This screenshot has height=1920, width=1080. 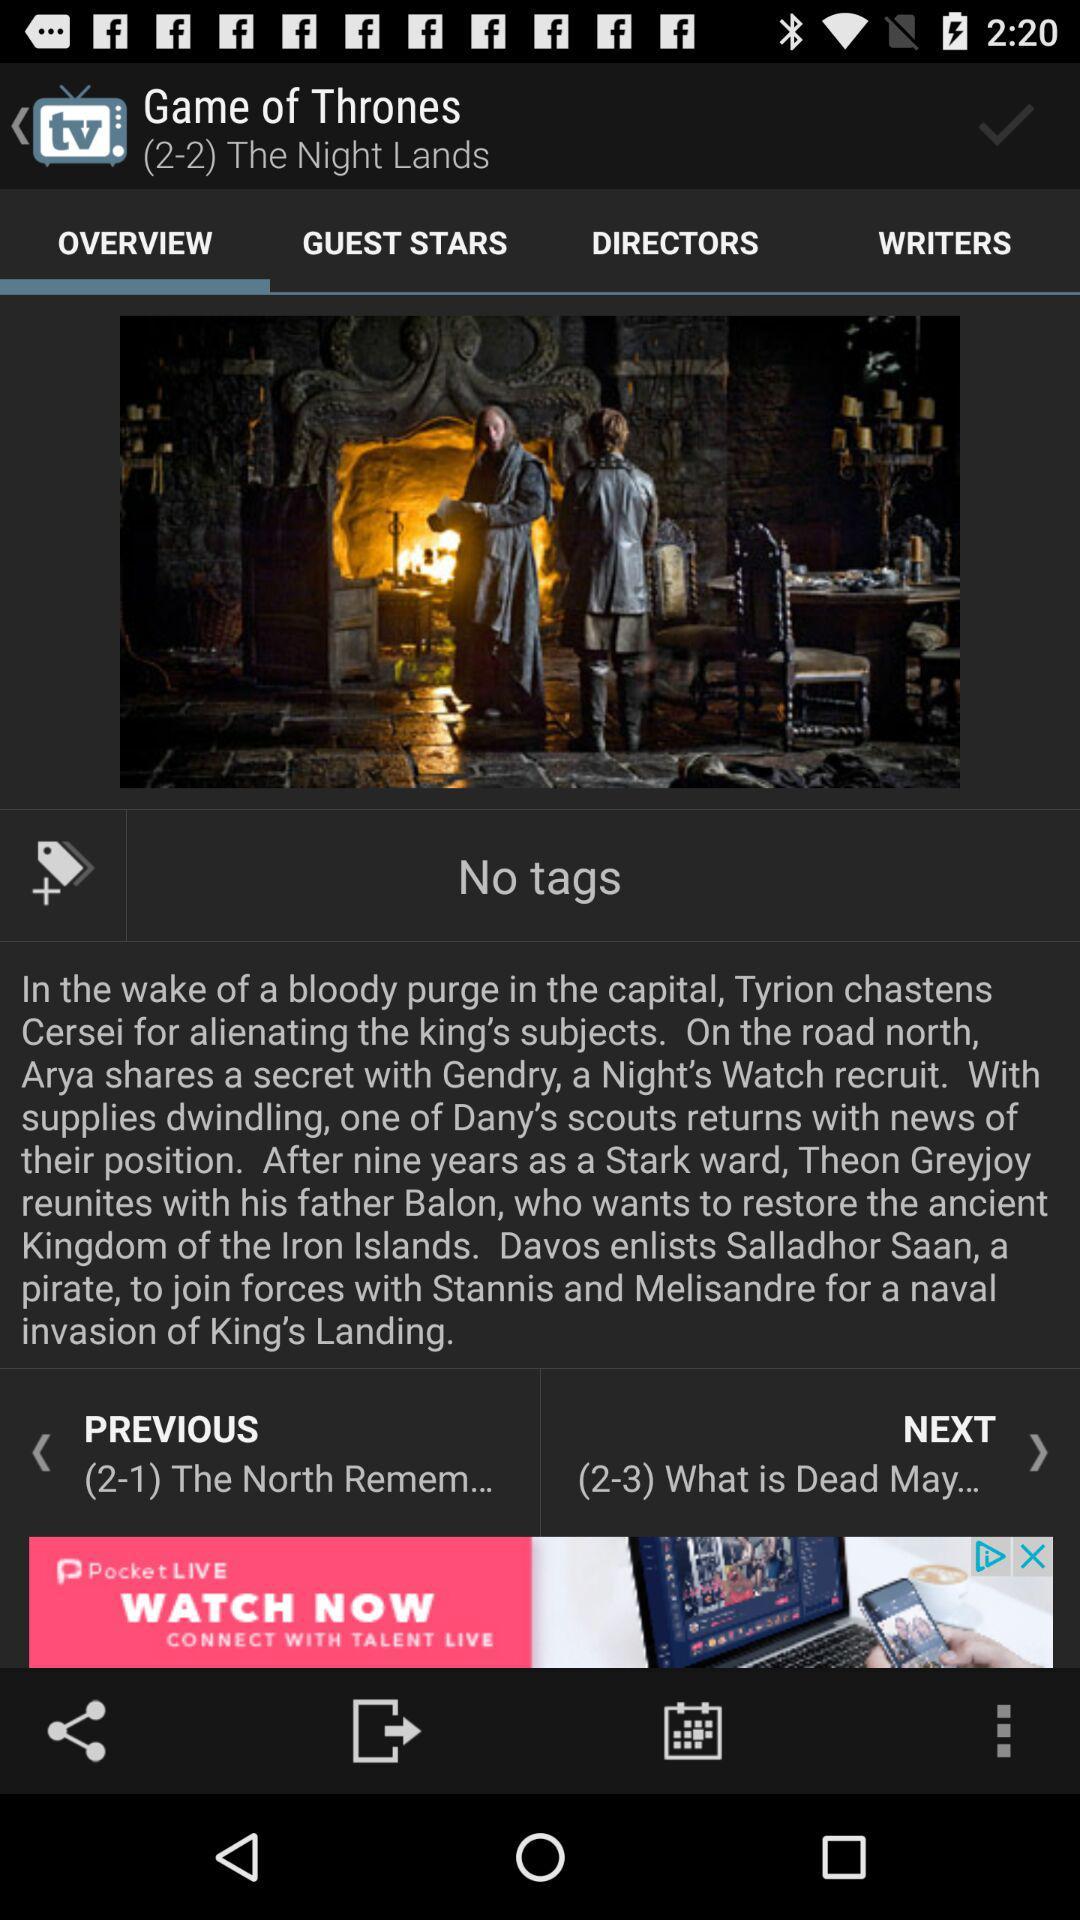 I want to click on open chosen picture, so click(x=540, y=552).